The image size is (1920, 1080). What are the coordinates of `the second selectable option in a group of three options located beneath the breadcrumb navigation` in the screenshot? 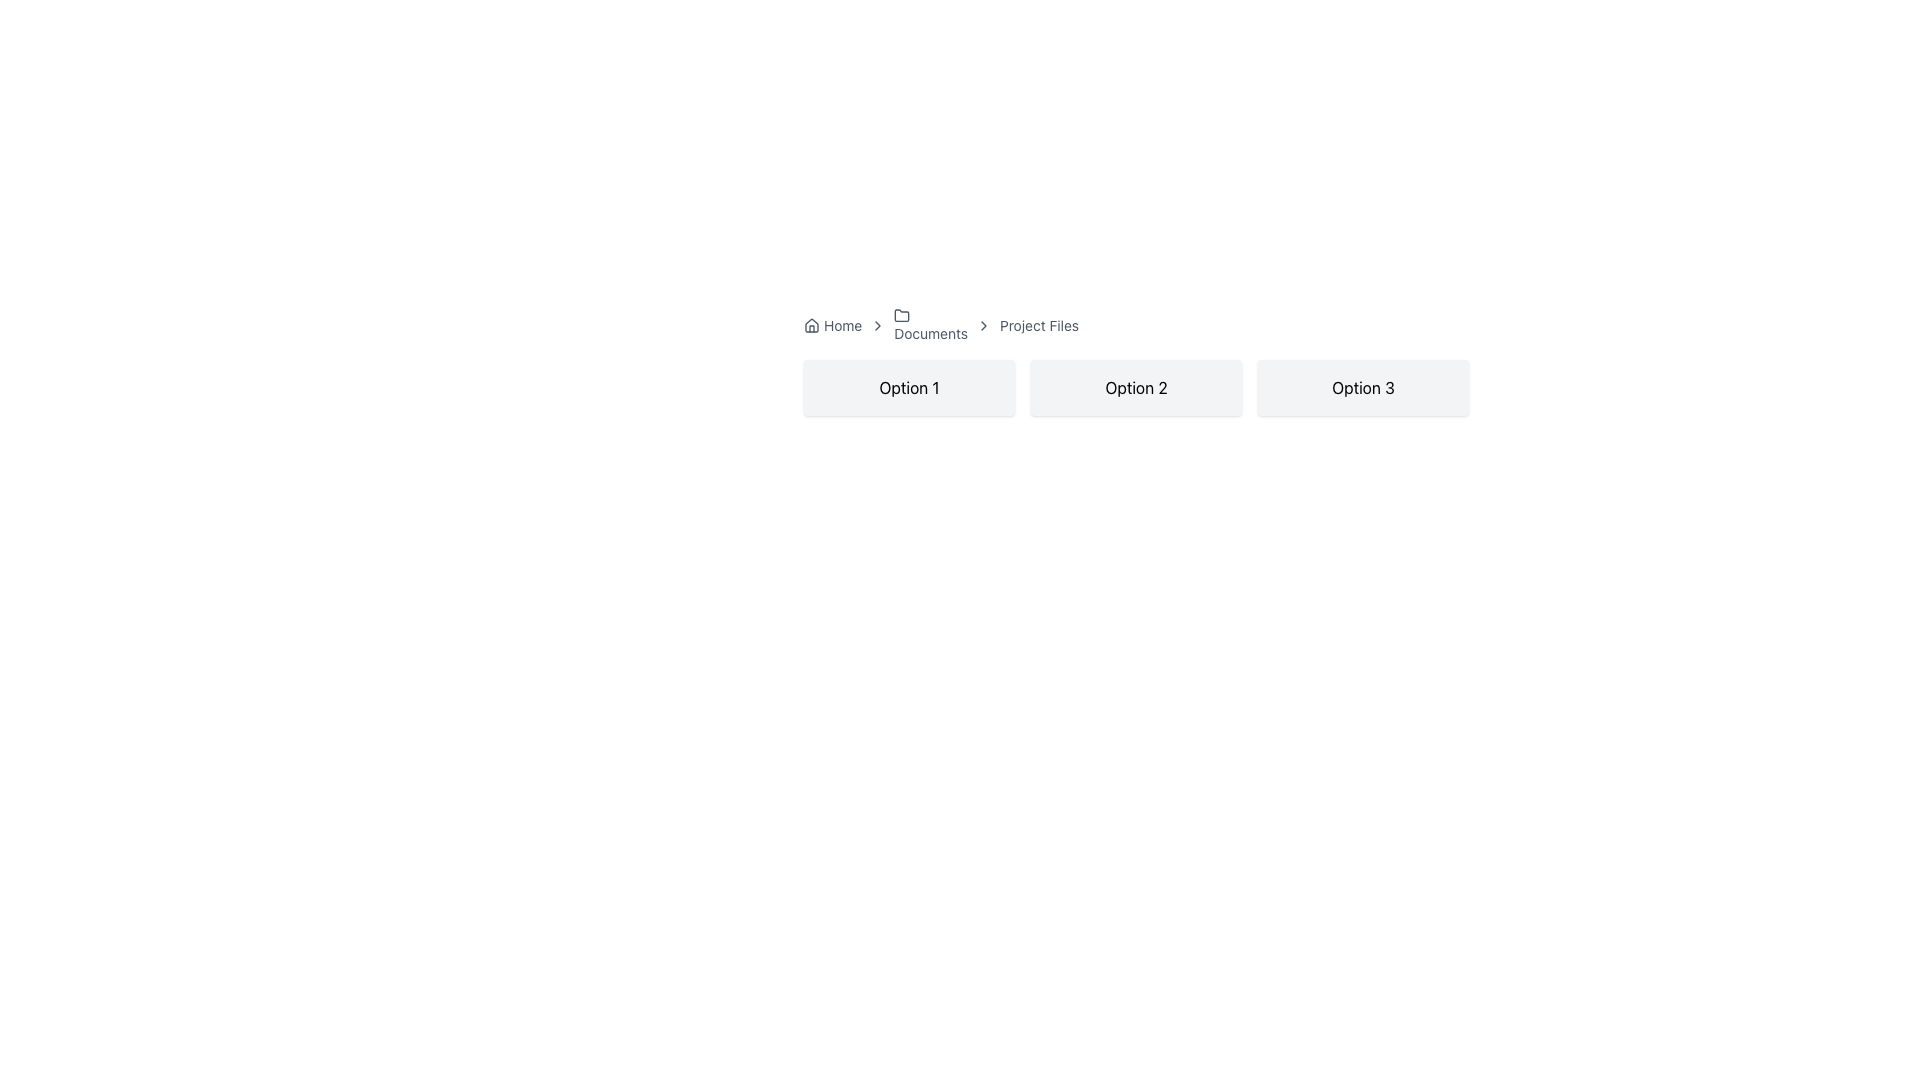 It's located at (1136, 388).